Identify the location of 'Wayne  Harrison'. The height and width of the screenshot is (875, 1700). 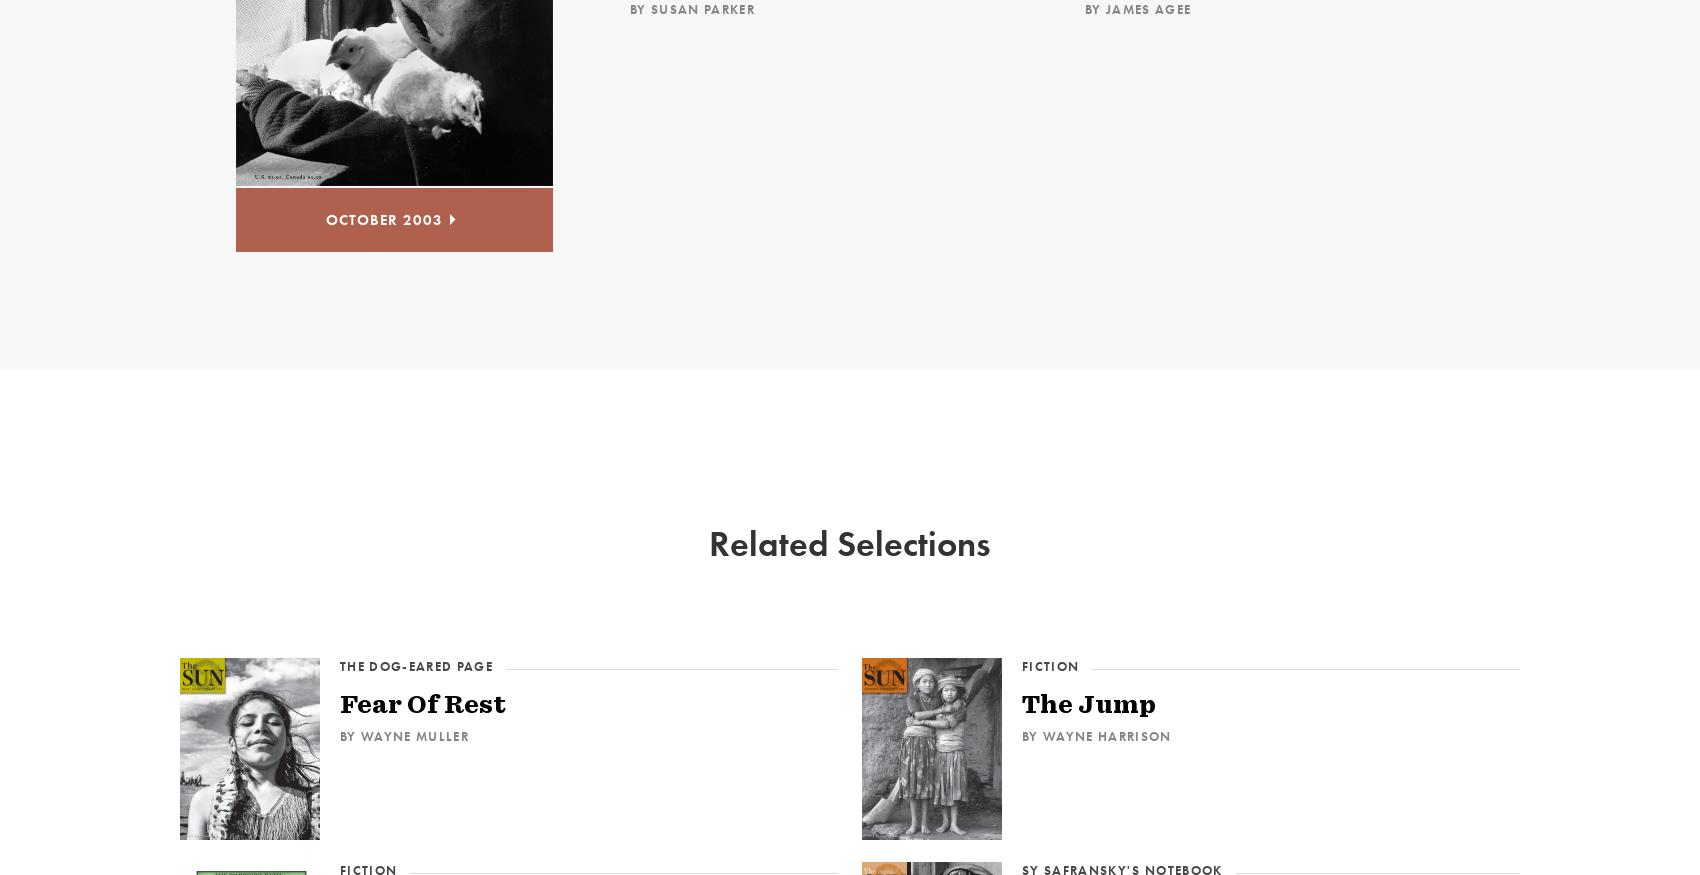
(1107, 735).